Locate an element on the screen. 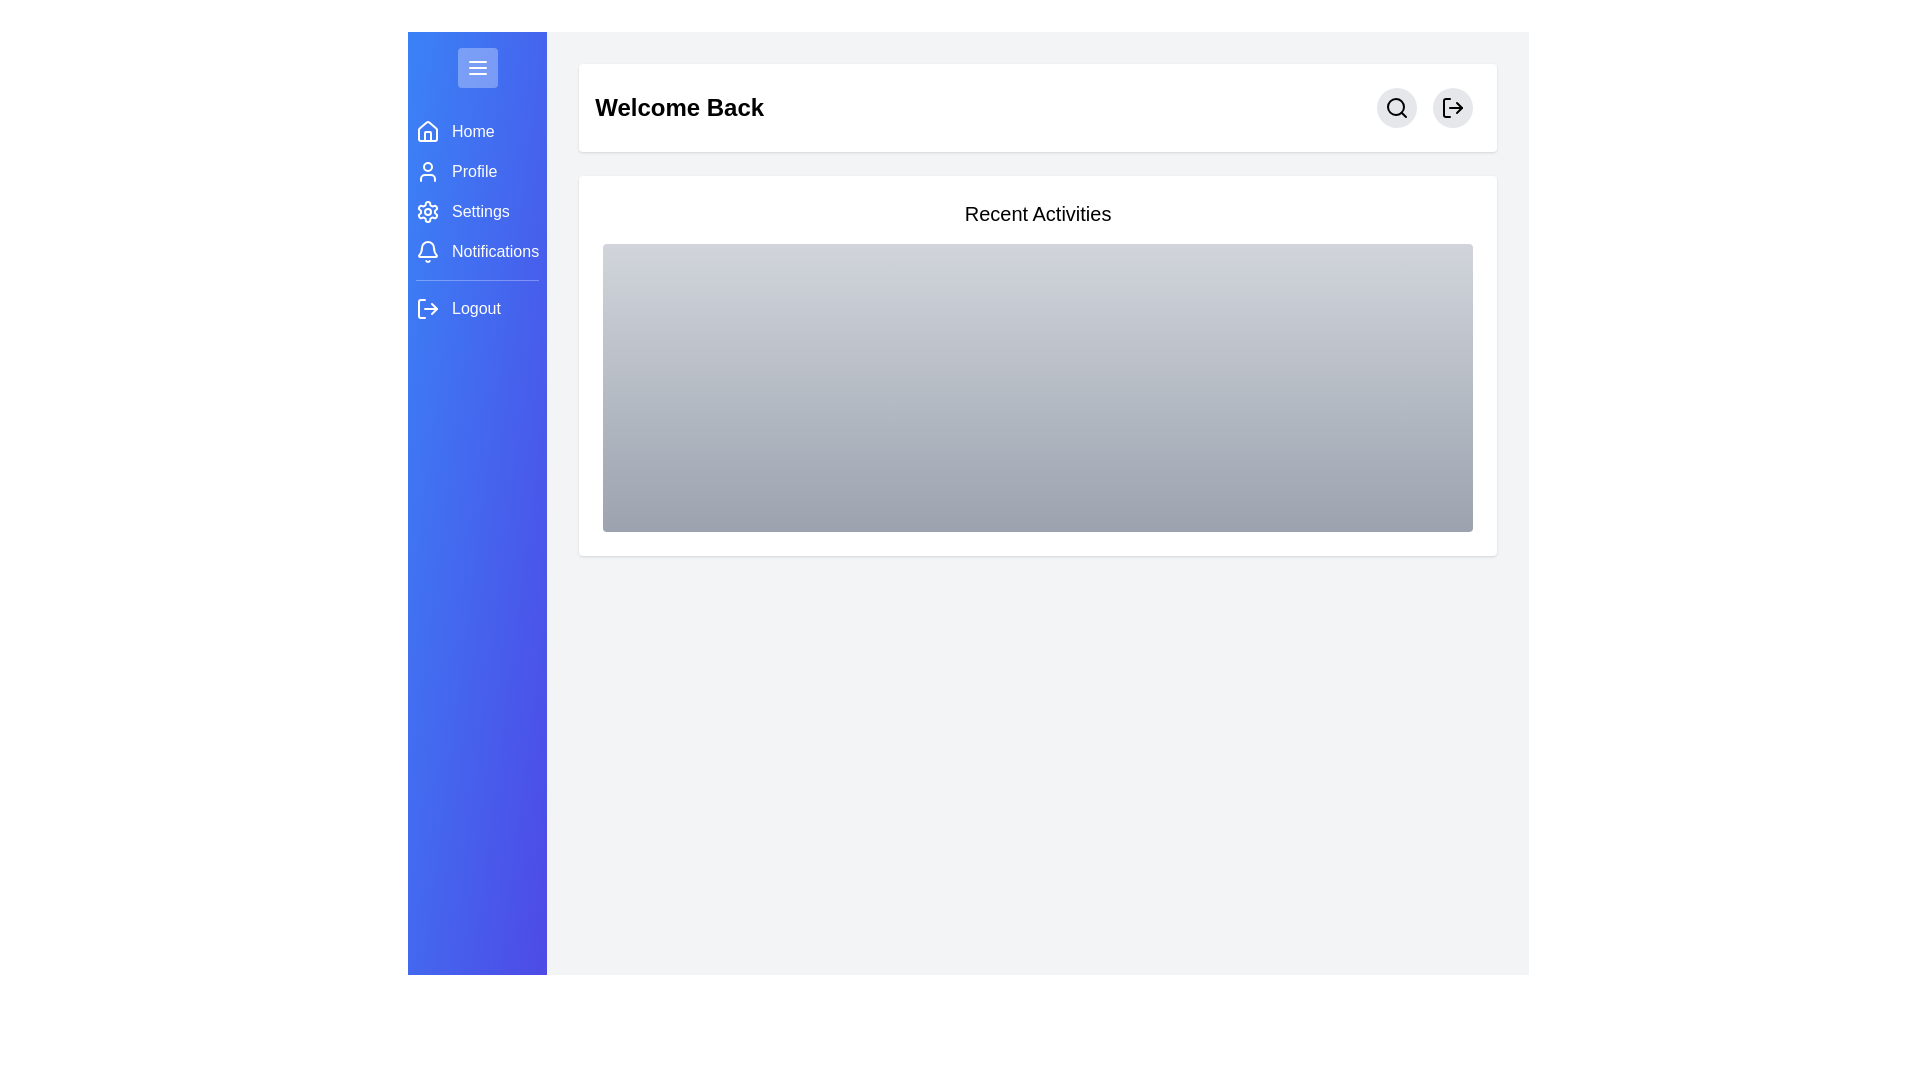 The image size is (1920, 1080). the Indicator bar located below the 'Notifications' menu item in the sidebar is located at coordinates (476, 280).